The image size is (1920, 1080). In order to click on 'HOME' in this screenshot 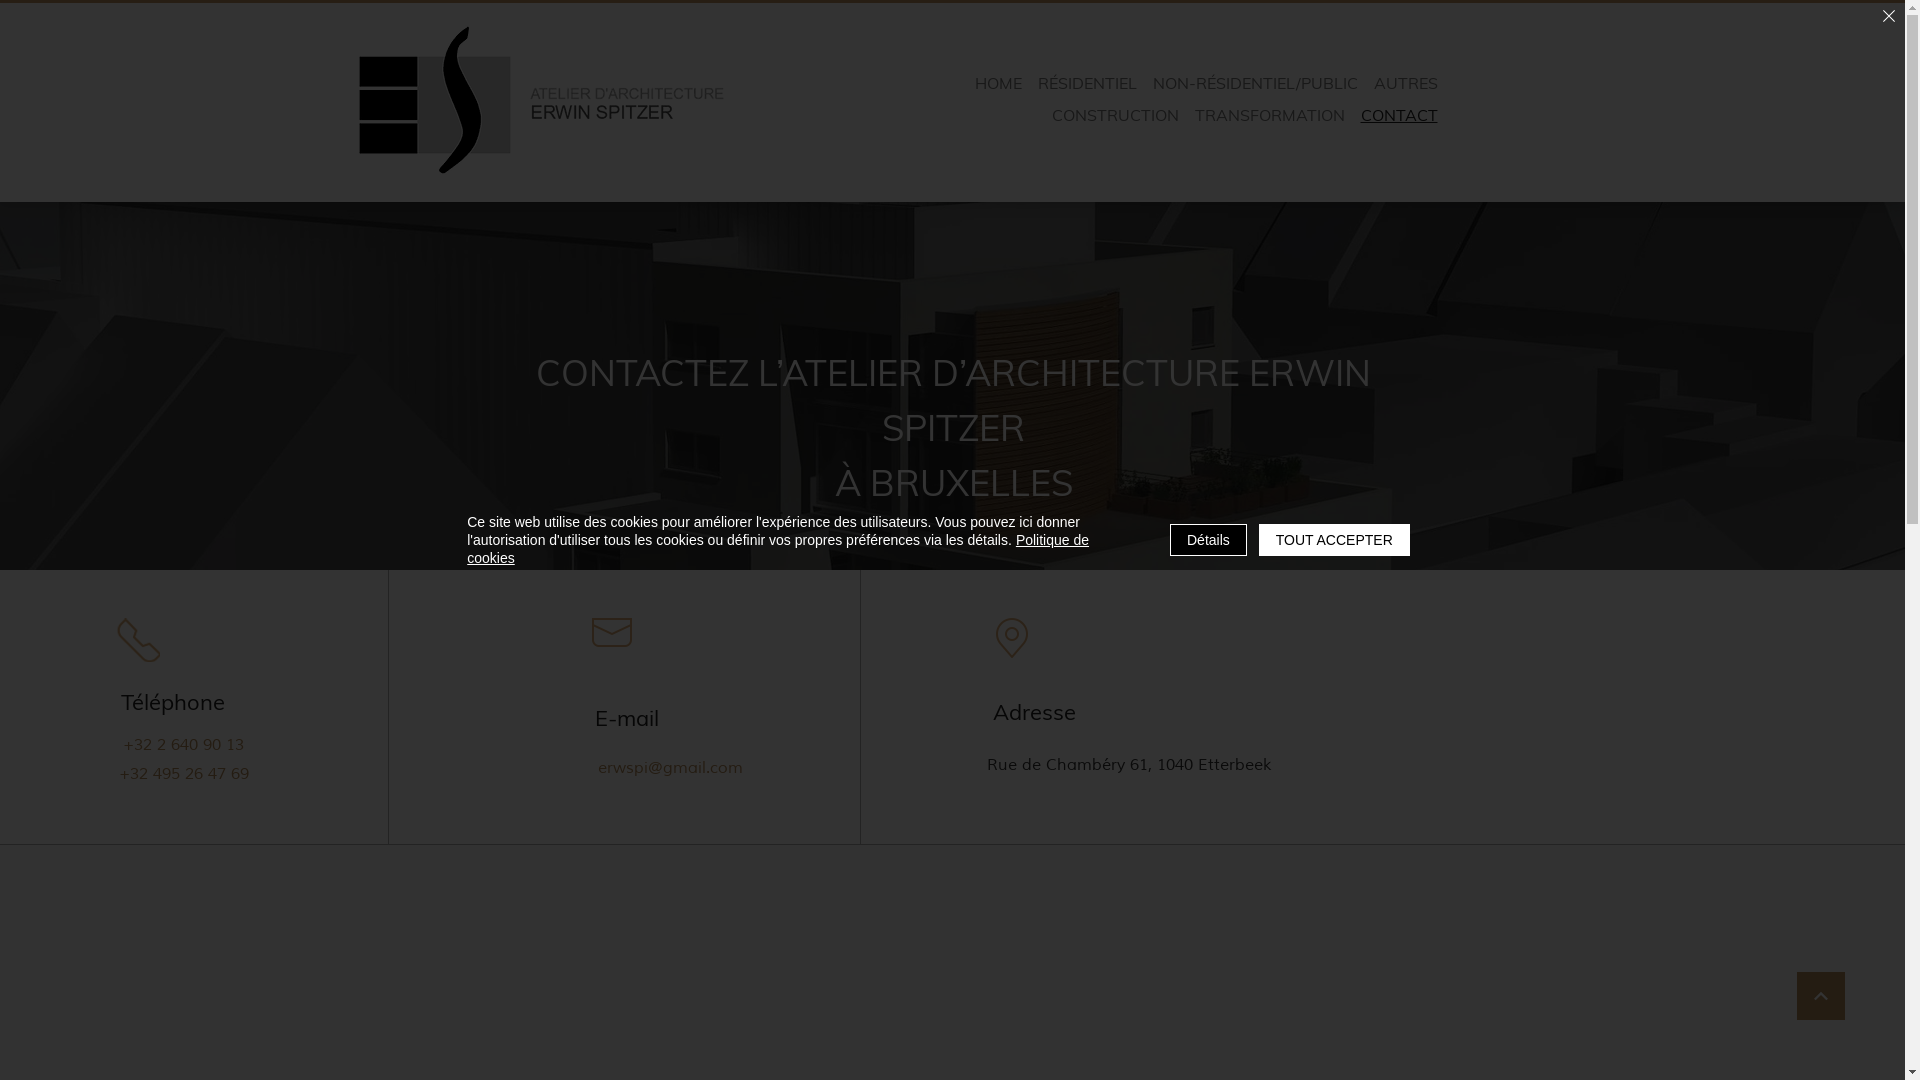, I will do `click(998, 82)`.